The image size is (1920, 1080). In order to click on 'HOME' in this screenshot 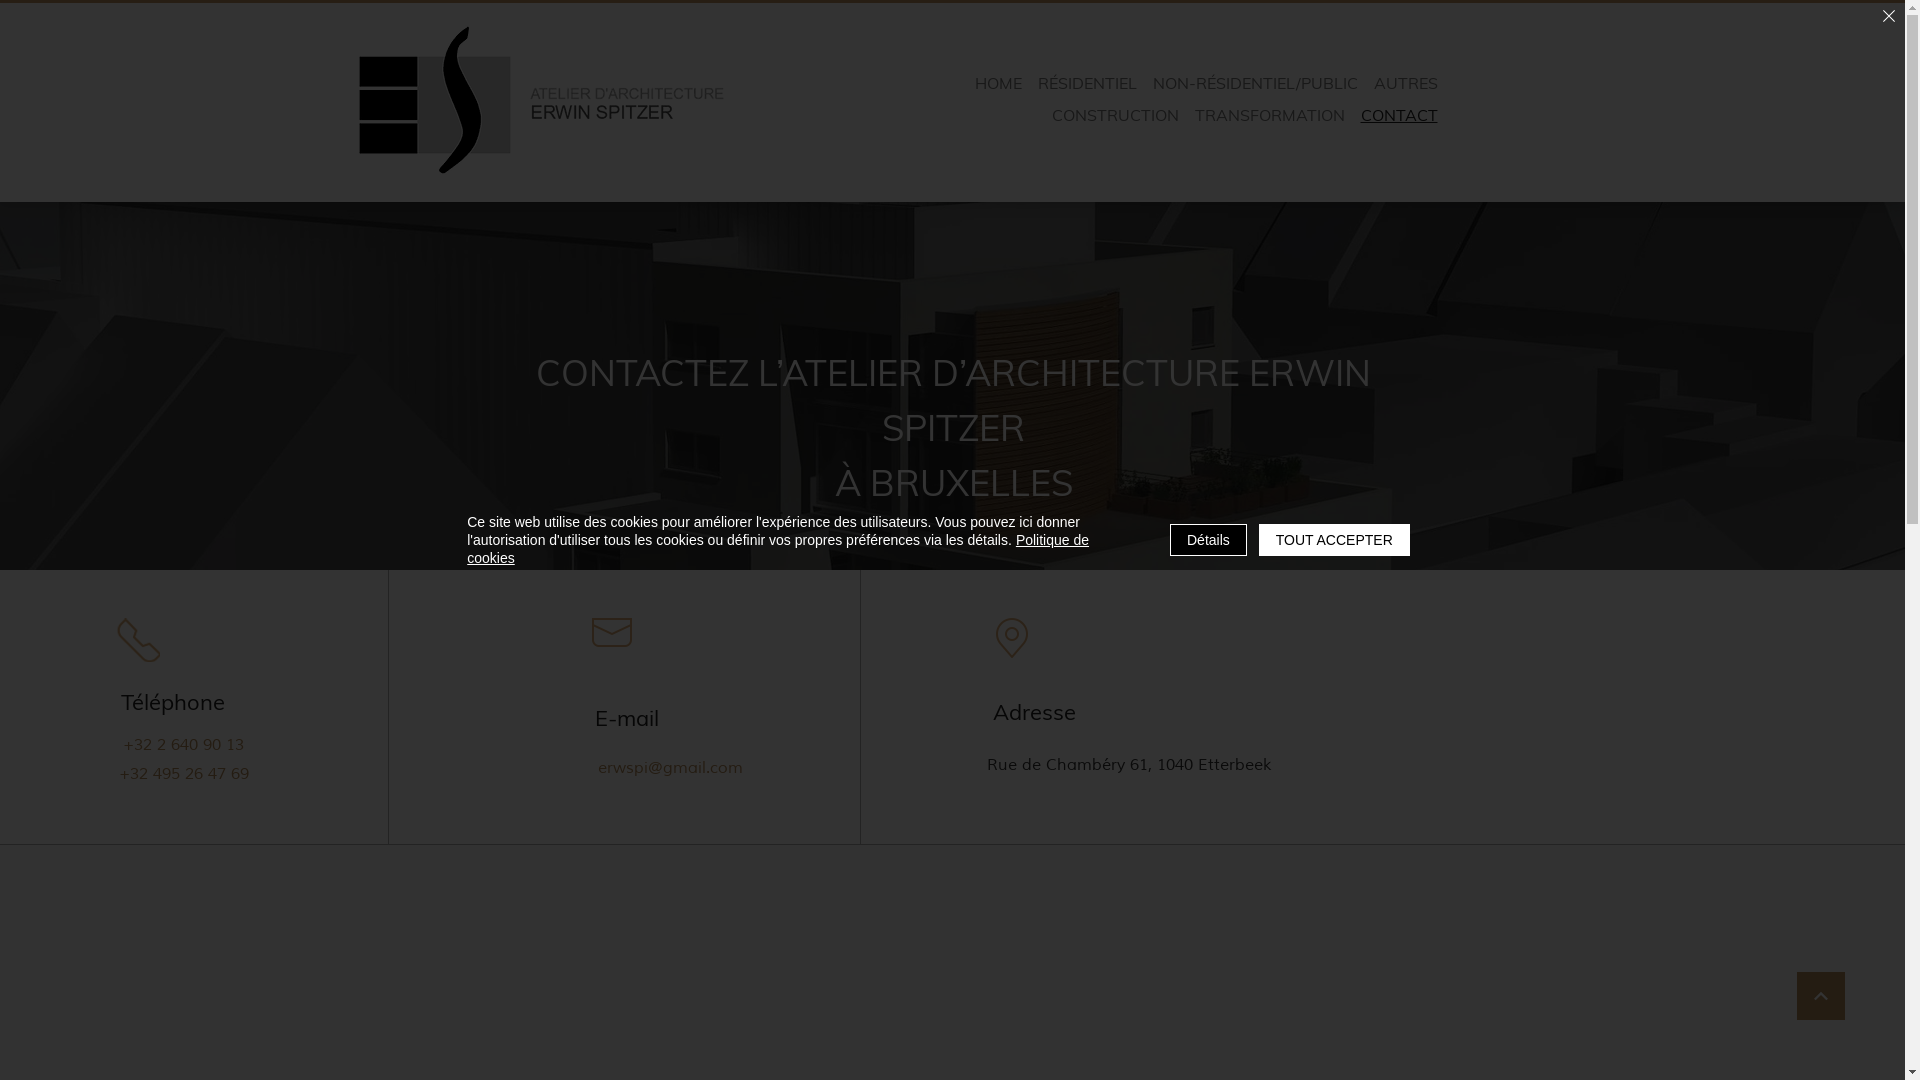, I will do `click(998, 82)`.